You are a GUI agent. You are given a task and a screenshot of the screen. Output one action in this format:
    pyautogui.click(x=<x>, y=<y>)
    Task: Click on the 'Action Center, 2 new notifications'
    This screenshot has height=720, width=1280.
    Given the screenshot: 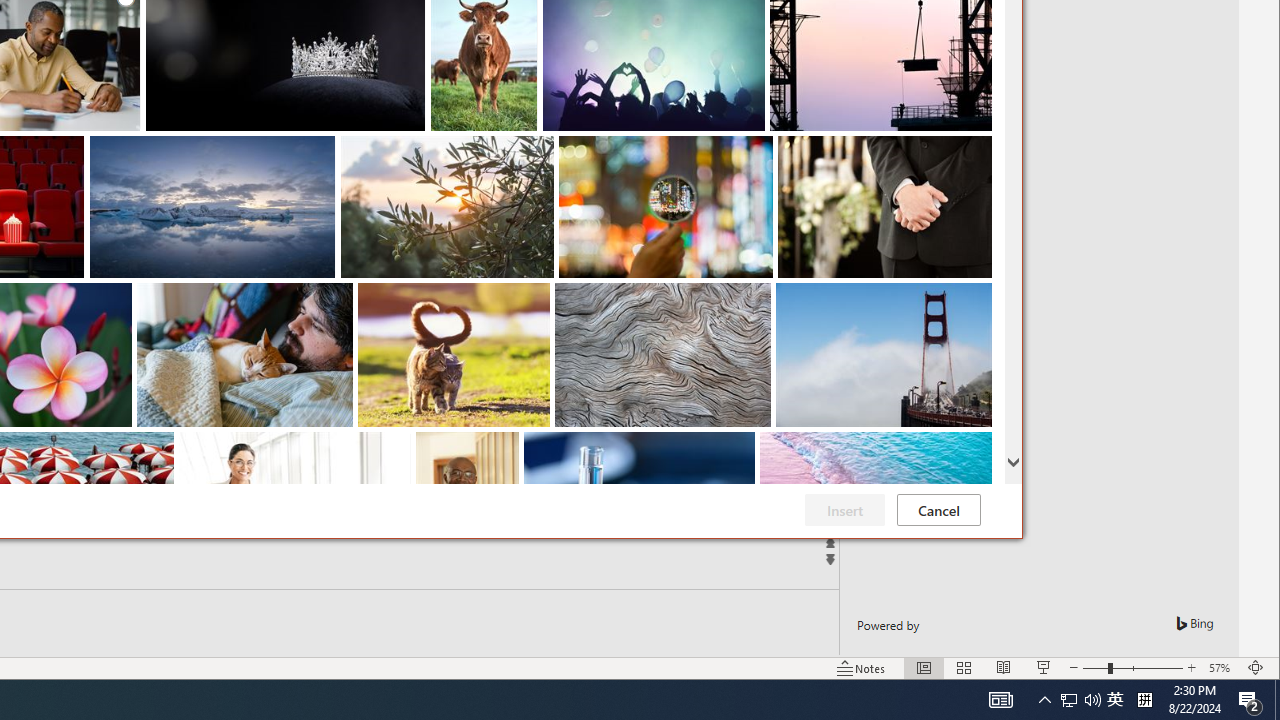 What is the action you would take?
    pyautogui.click(x=1250, y=698)
    